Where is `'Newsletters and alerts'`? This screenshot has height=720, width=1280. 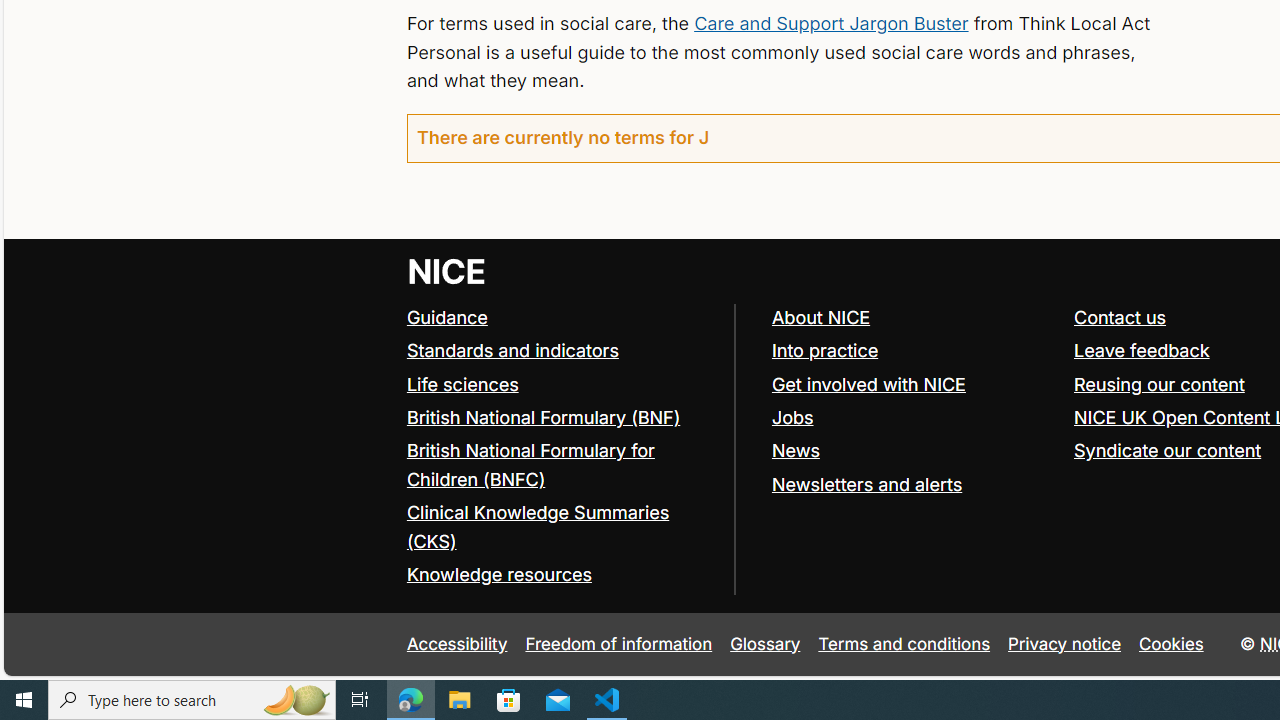
'Newsletters and alerts' is located at coordinates (866, 484).